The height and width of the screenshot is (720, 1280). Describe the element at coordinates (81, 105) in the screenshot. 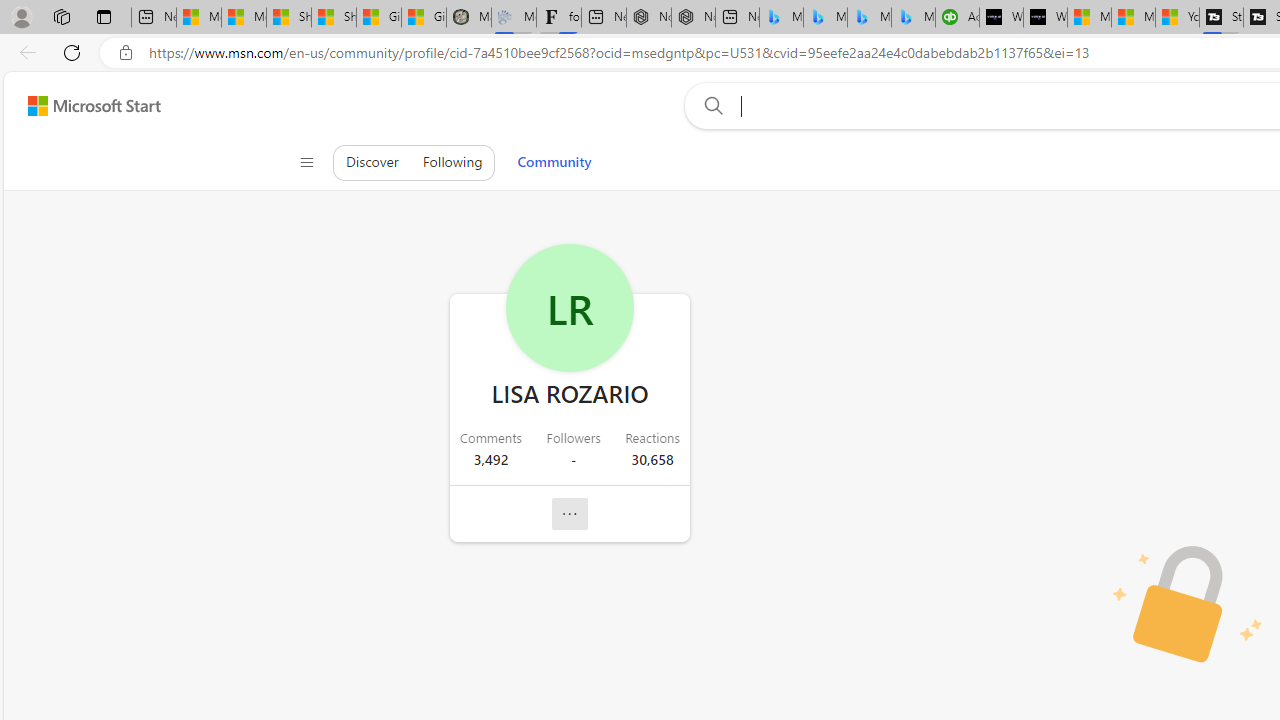

I see `'Skip to footer'` at that location.